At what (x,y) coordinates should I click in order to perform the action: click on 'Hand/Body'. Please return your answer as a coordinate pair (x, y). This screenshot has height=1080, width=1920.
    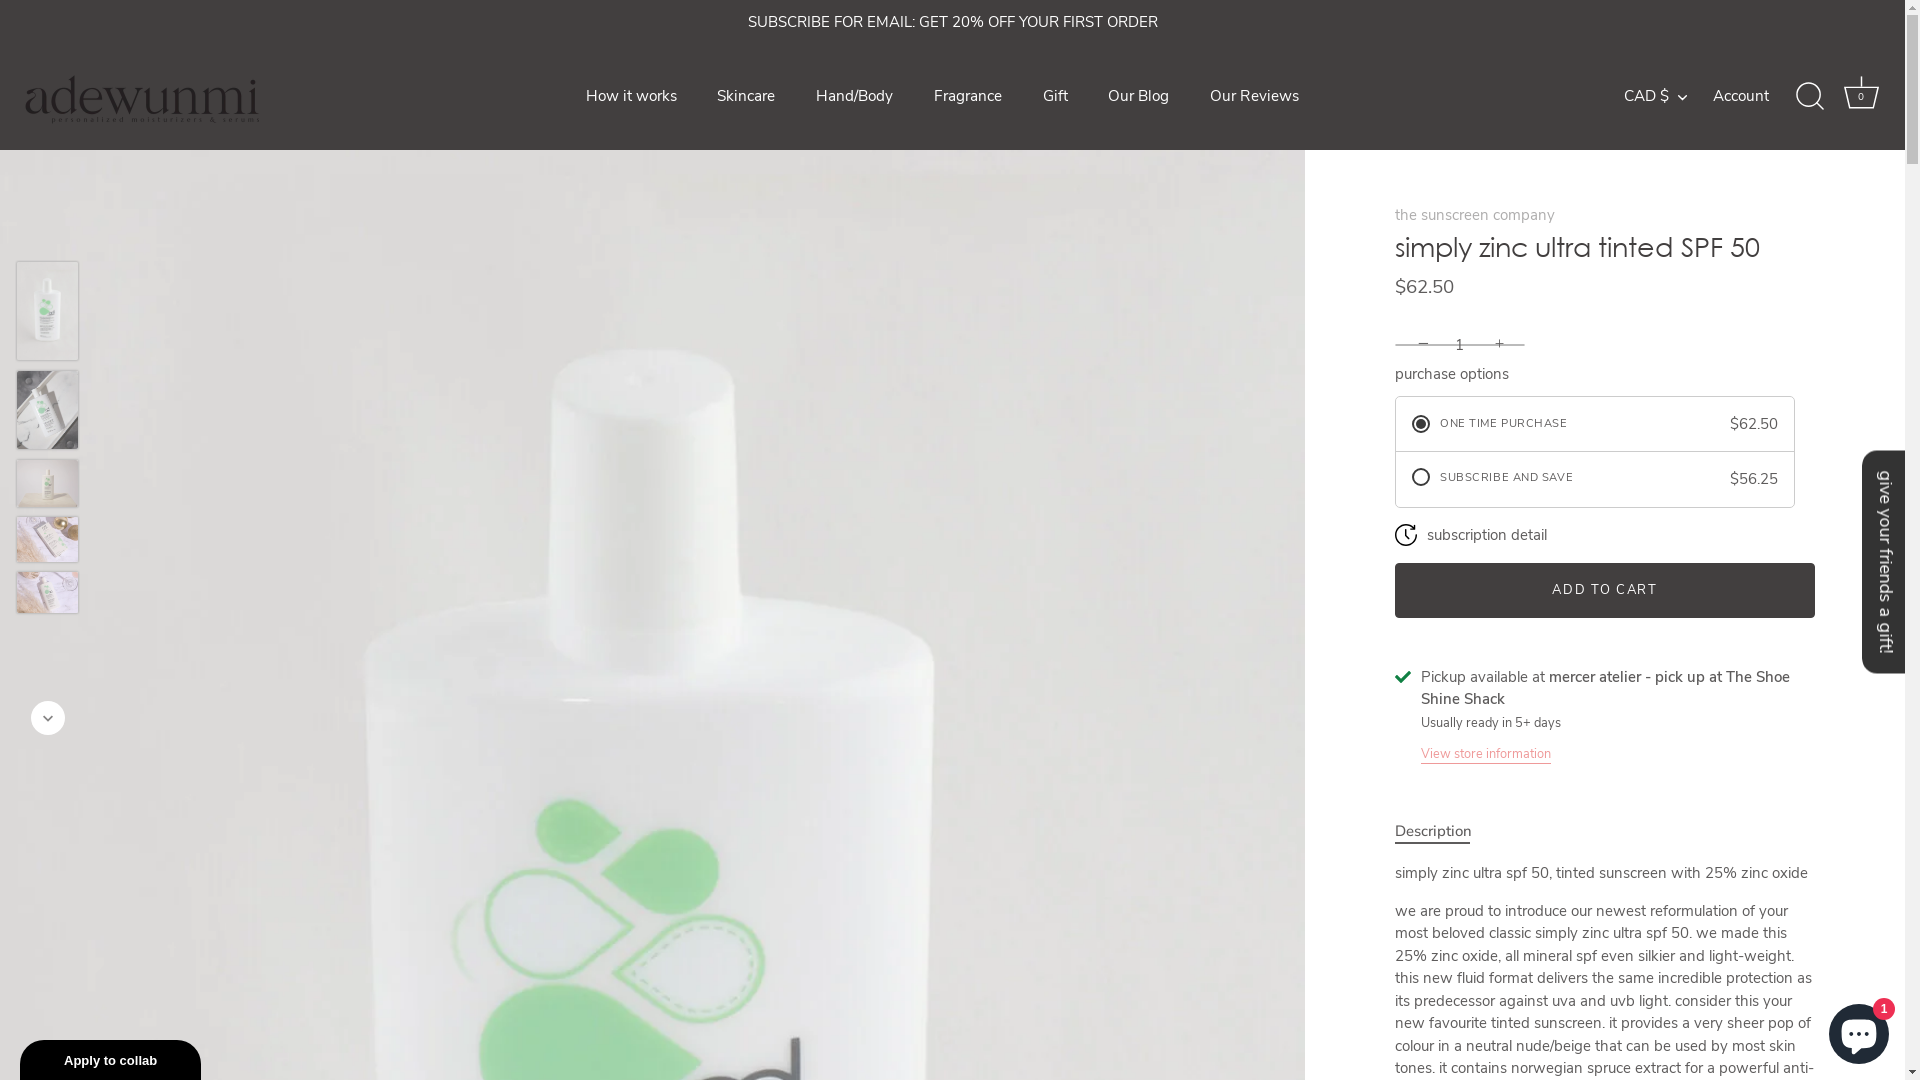
    Looking at the image, I should click on (854, 96).